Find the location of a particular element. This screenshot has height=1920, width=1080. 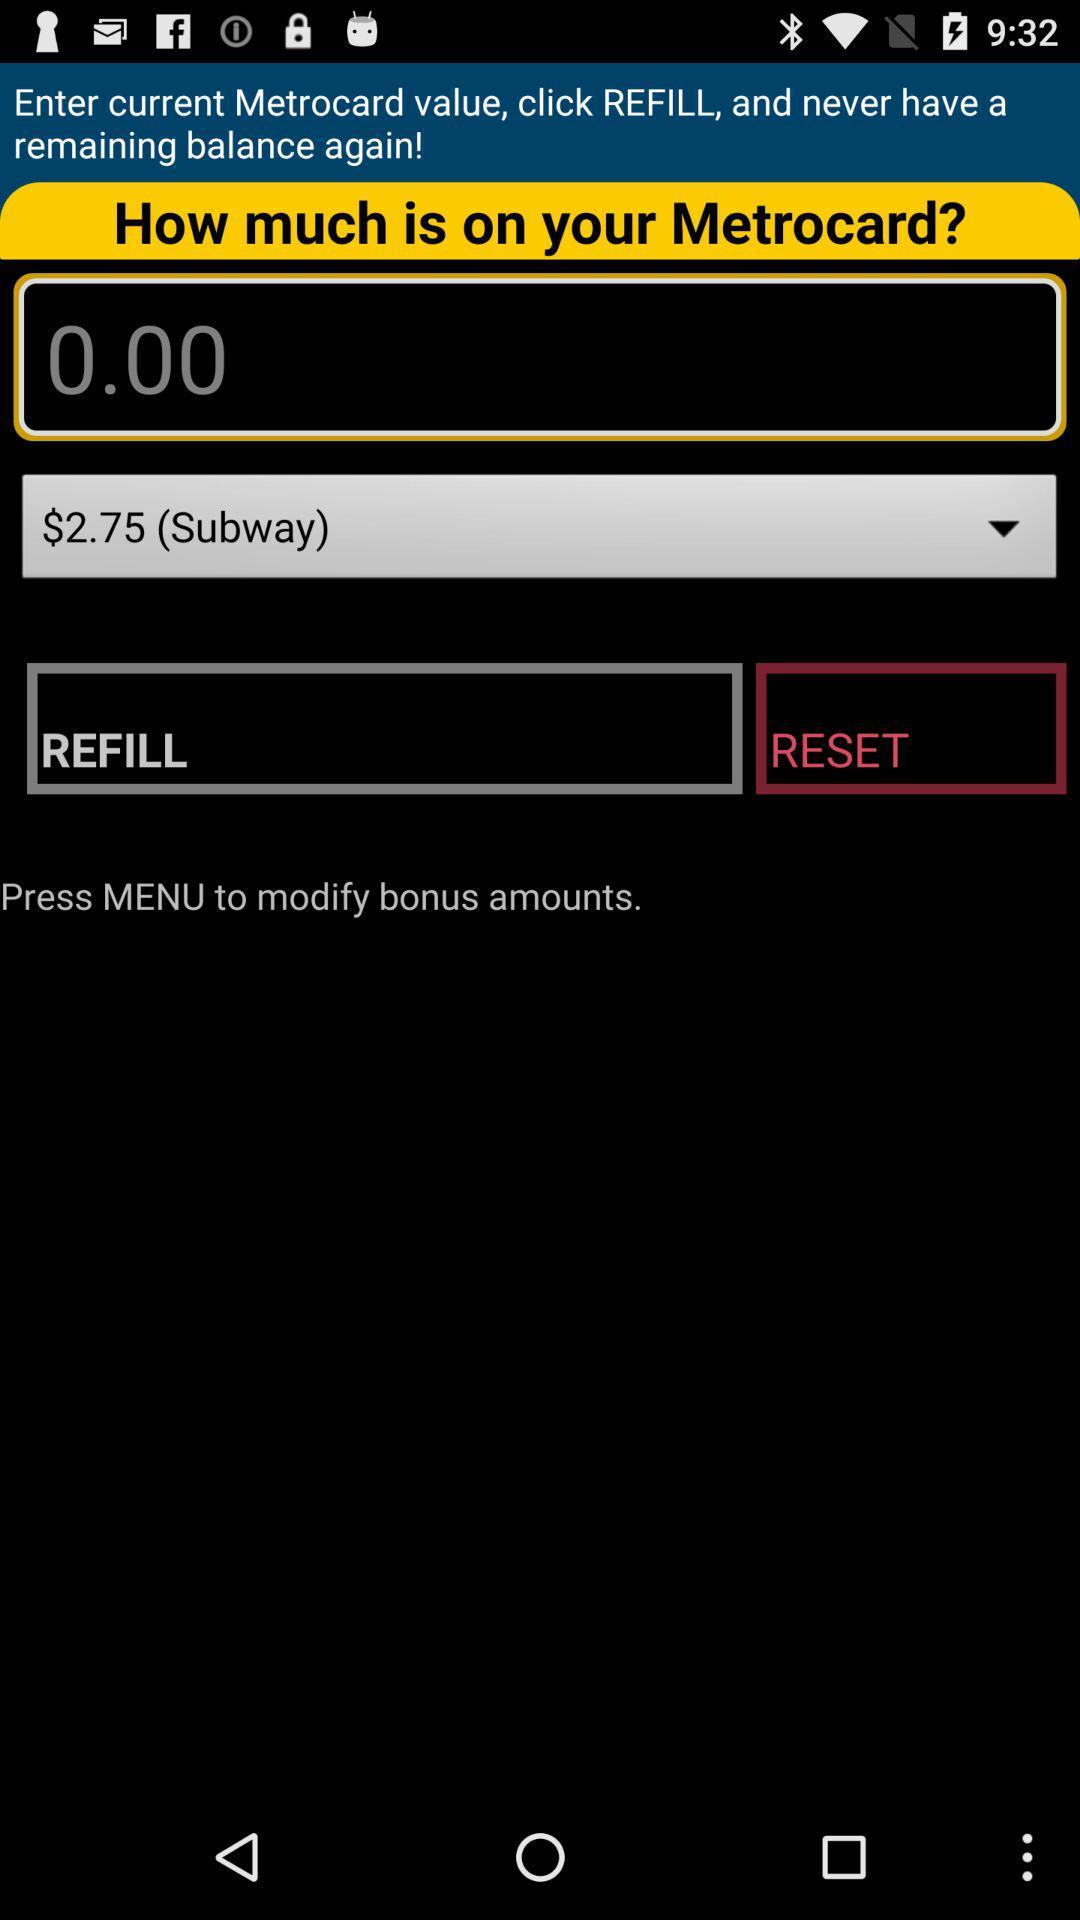

amount onto your metrocard is located at coordinates (540, 356).